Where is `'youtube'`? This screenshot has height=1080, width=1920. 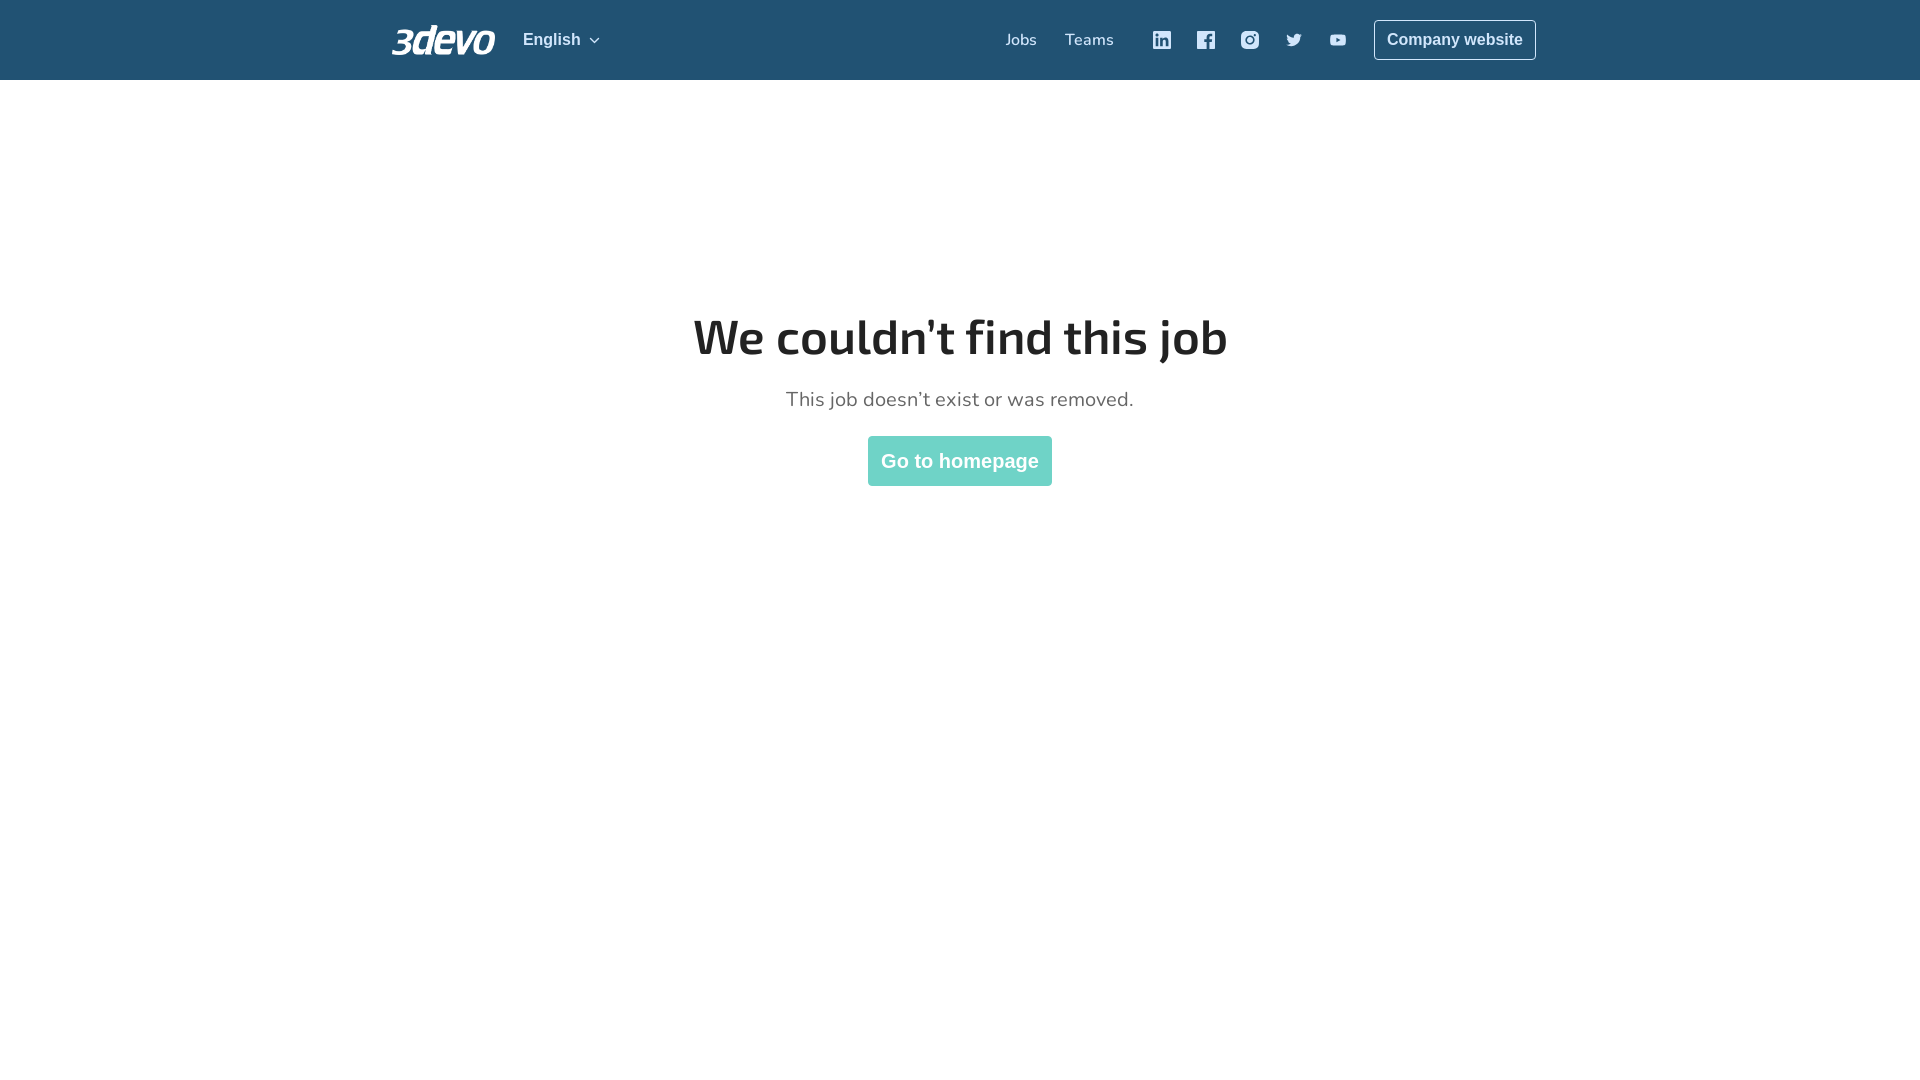
'youtube' is located at coordinates (1338, 39).